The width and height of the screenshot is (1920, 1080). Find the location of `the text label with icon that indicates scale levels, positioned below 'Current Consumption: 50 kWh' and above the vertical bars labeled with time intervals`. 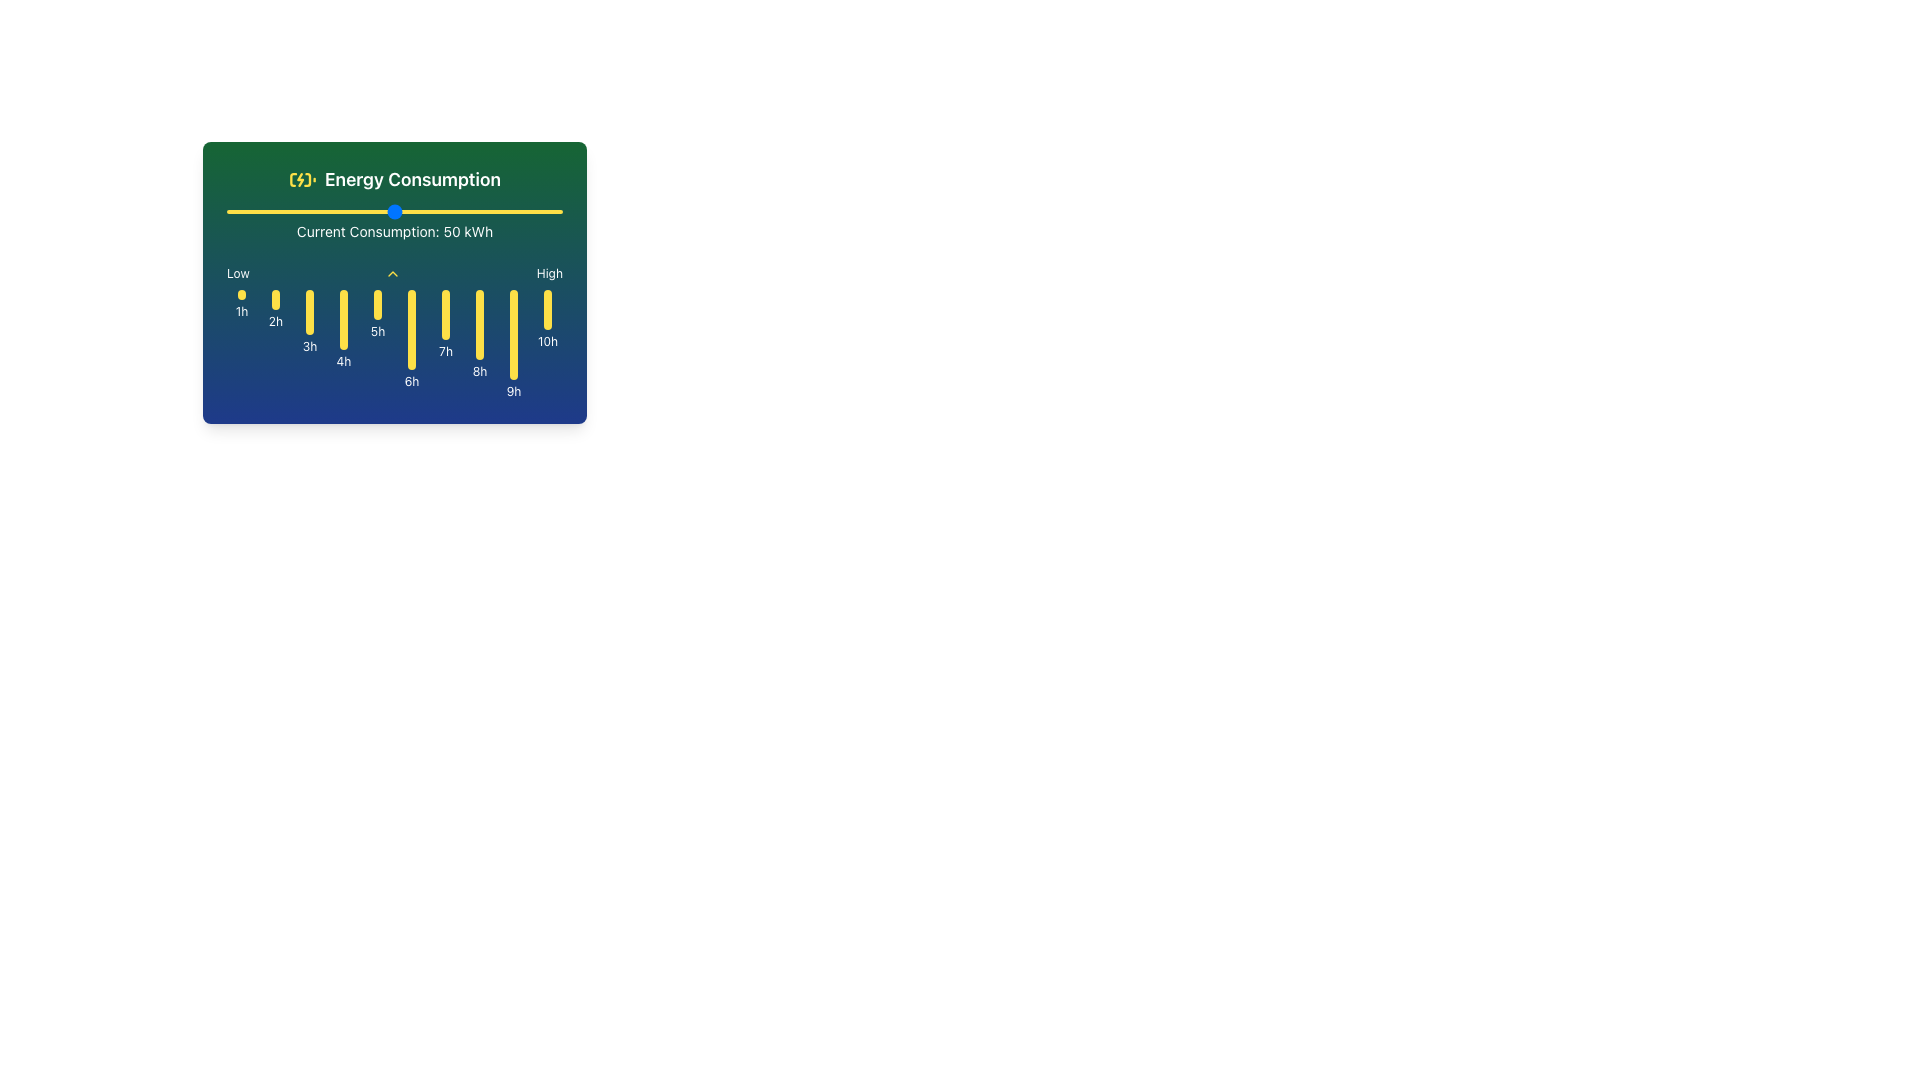

the text label with icon that indicates scale levels, positioned below 'Current Consumption: 50 kWh' and above the vertical bars labeled with time intervals is located at coordinates (394, 273).